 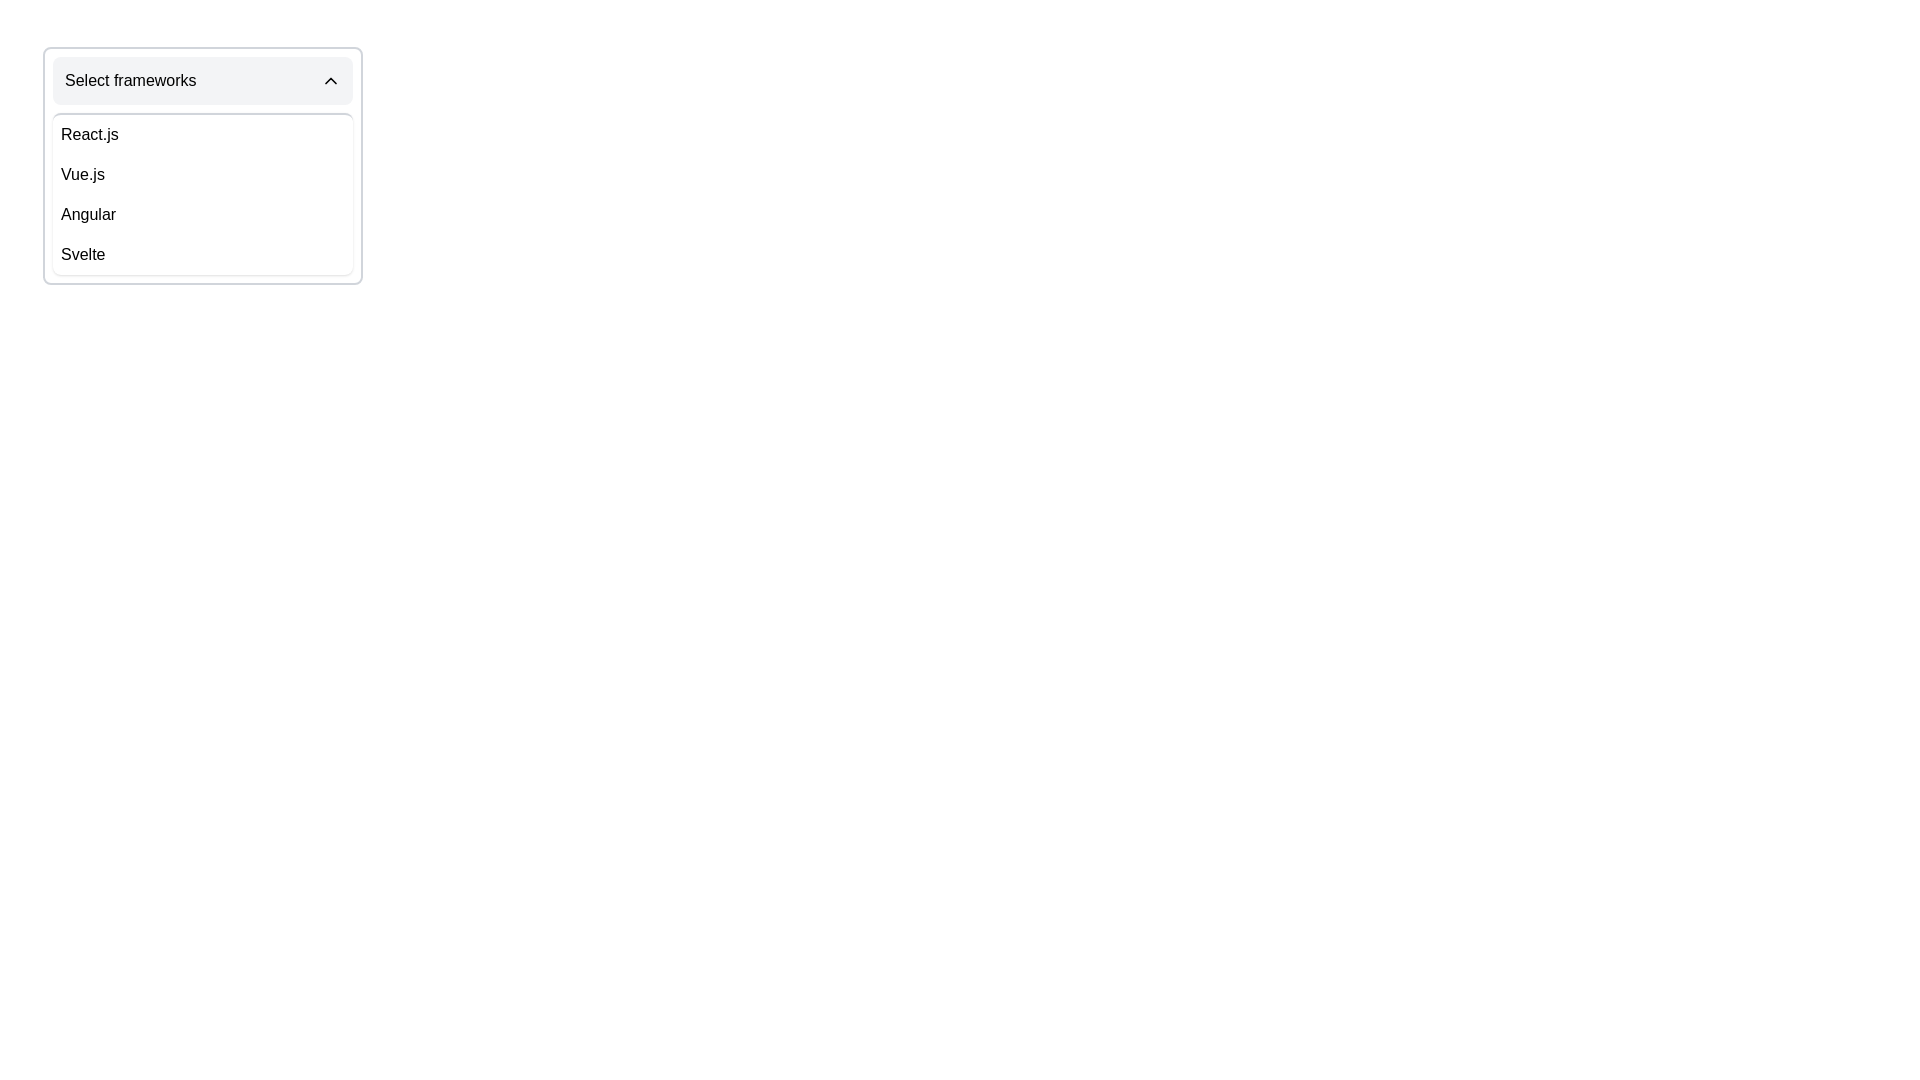 I want to click on the static text label displaying 'Svelte' in black text on a white background, so click(x=82, y=253).